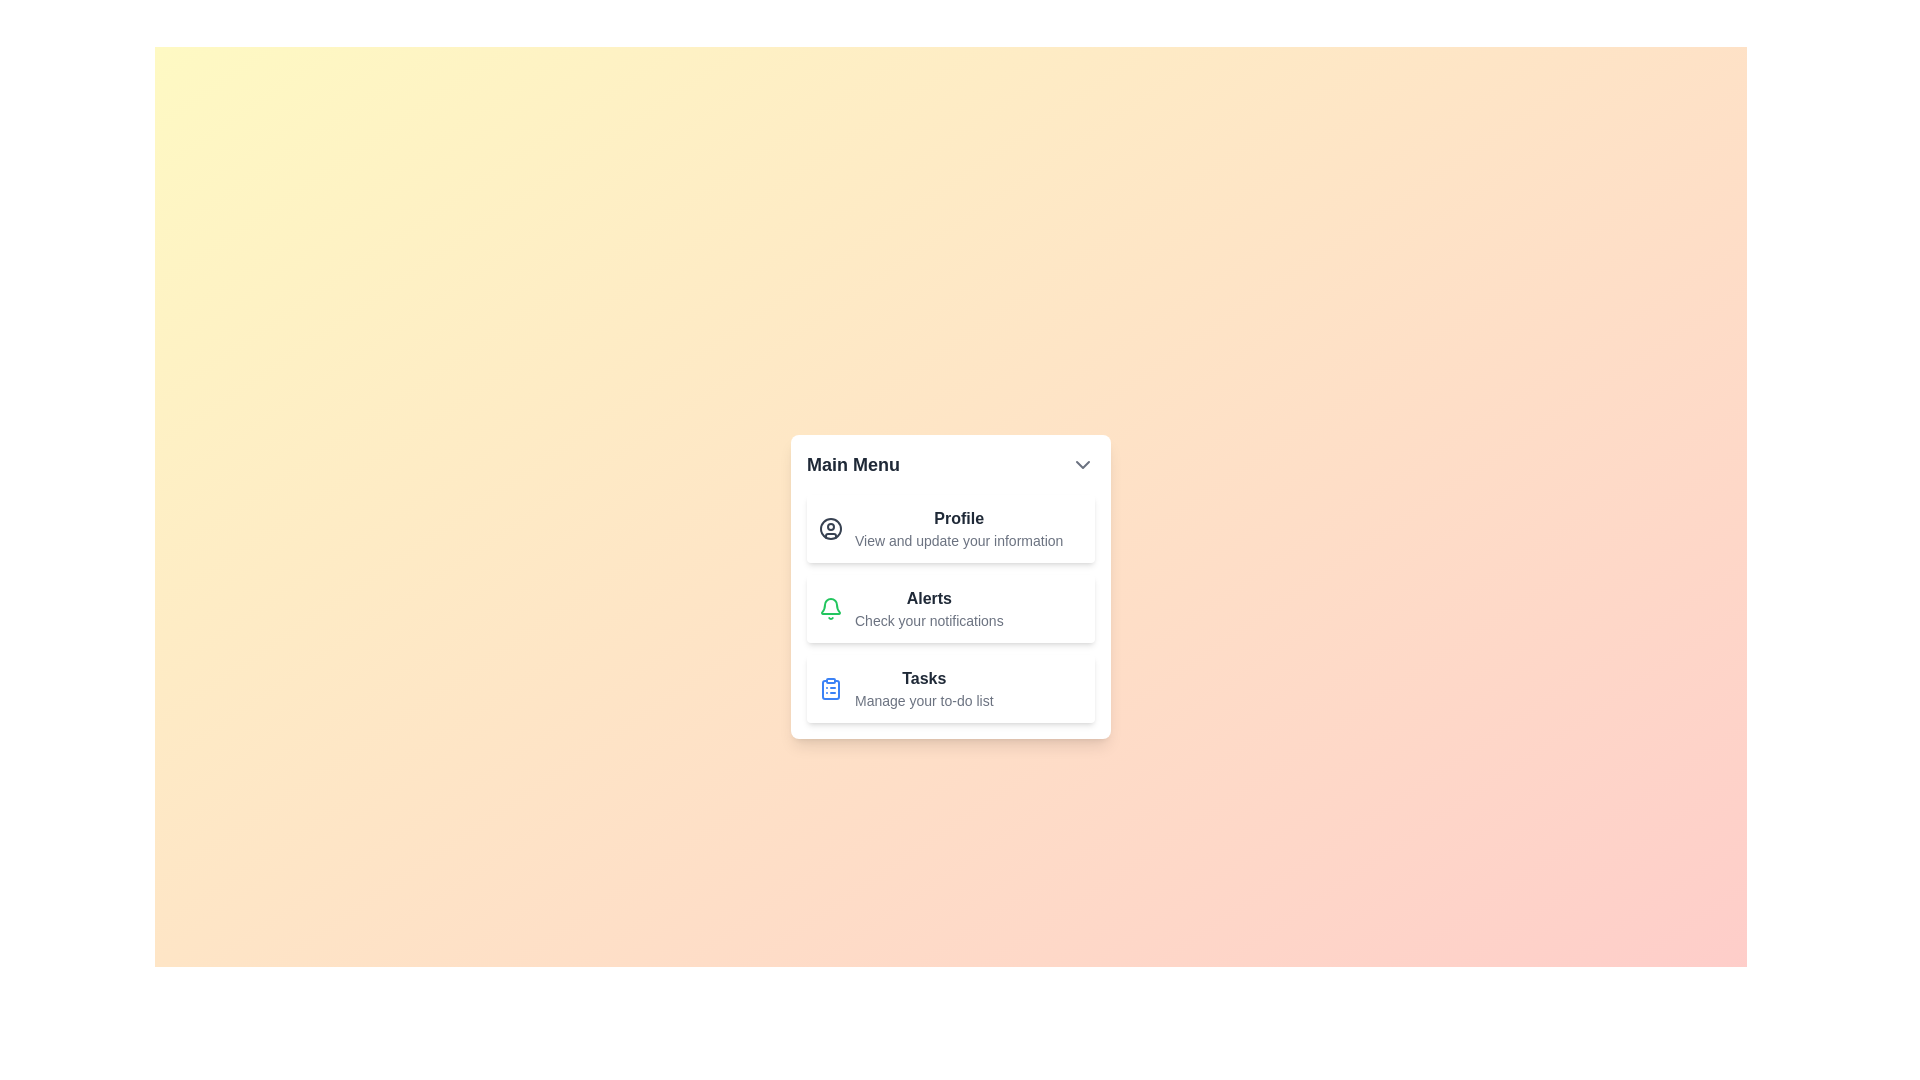 This screenshot has width=1920, height=1080. What do you see at coordinates (949, 608) in the screenshot?
I see `the menu item 'Alerts' to highlight it` at bounding box center [949, 608].